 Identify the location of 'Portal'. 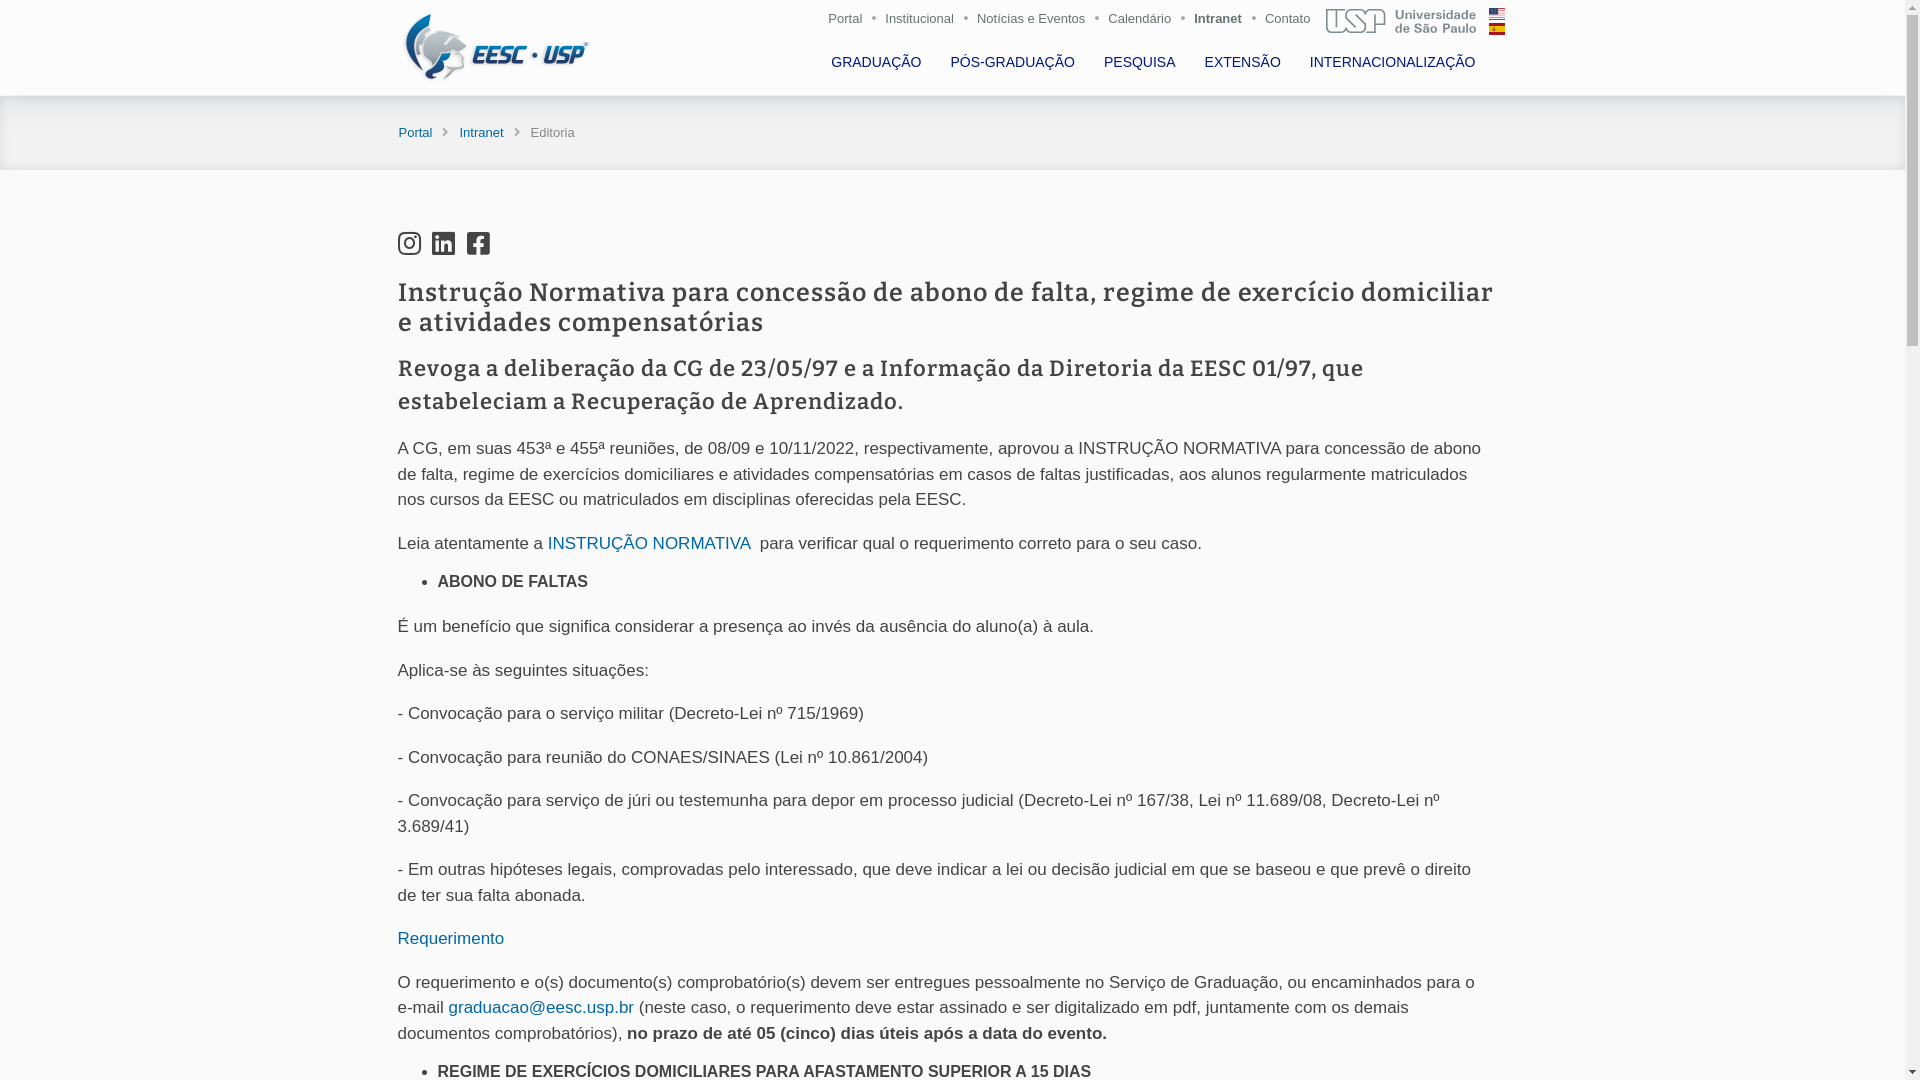
(413, 132).